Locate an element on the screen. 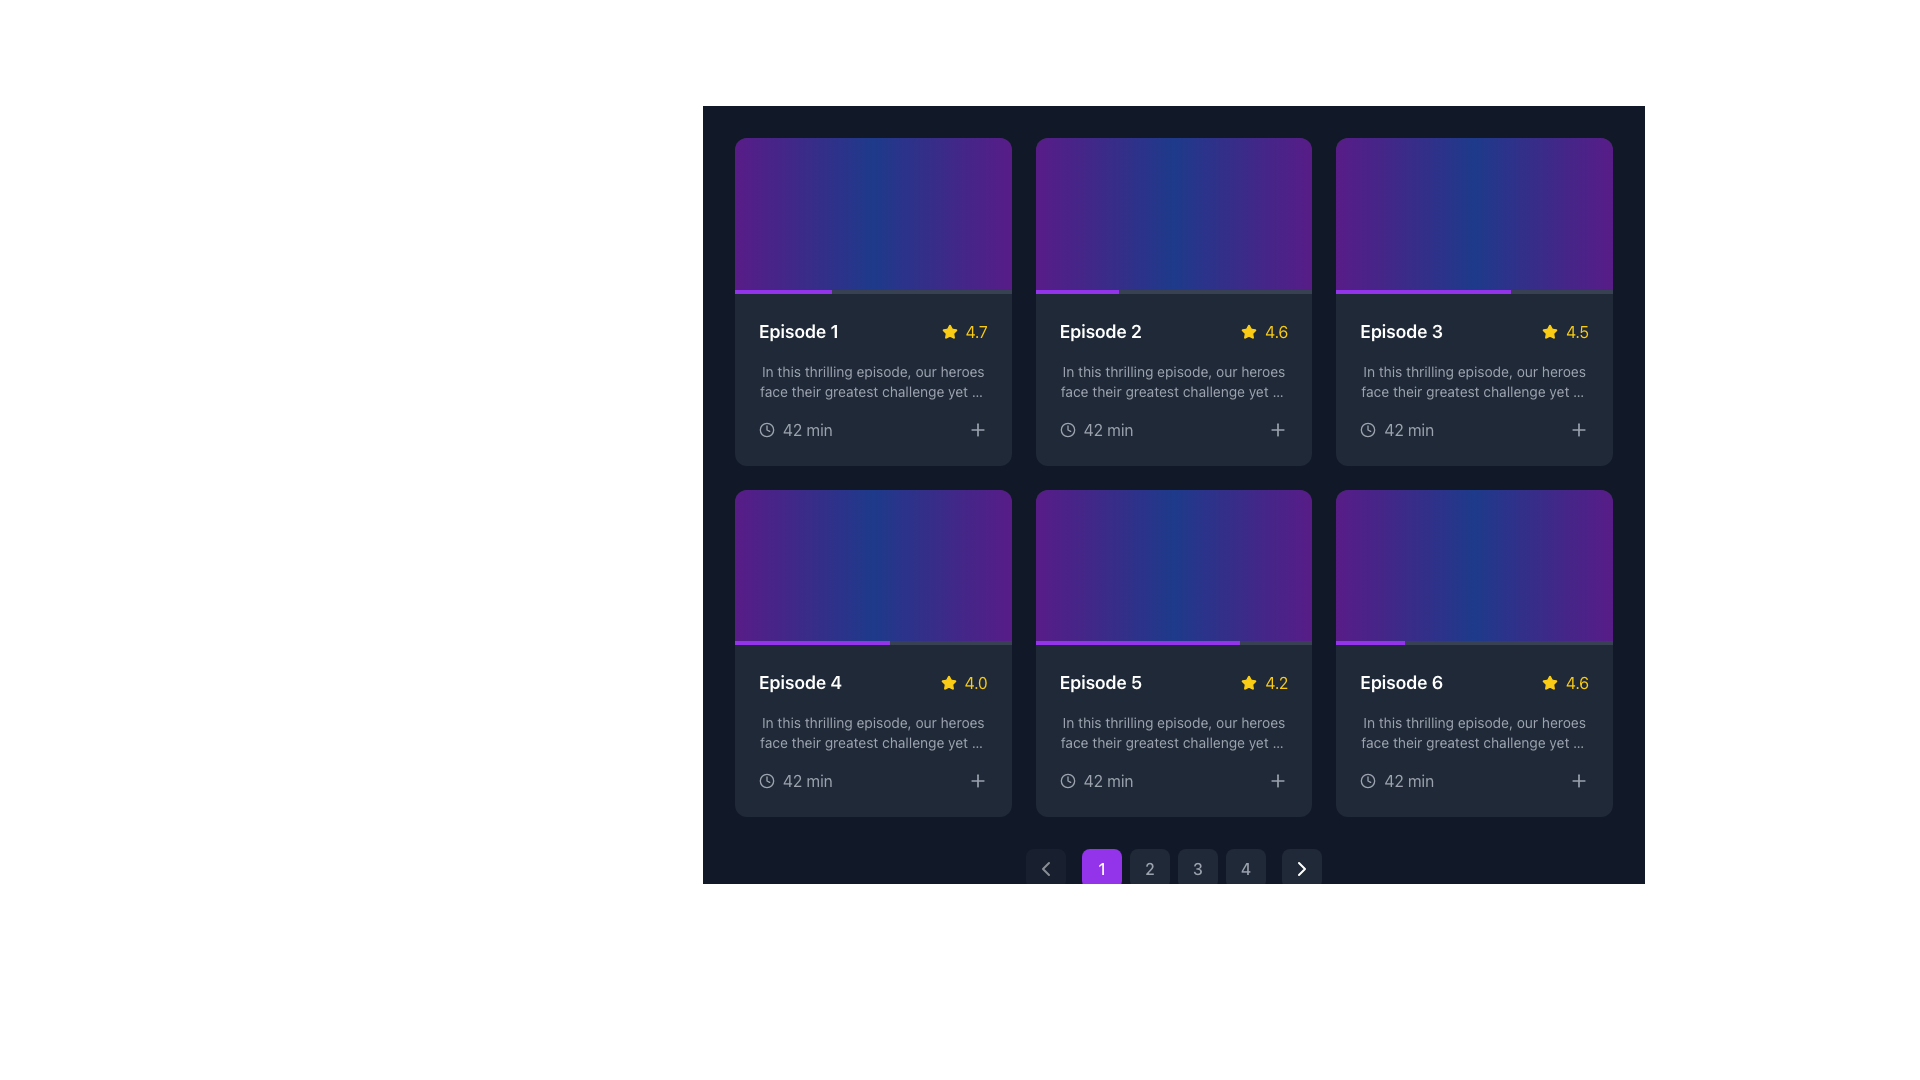 The height and width of the screenshot is (1080, 1920). the progress indication bar located at the bottom of the 'Episode 2' card in the grid layout is located at coordinates (1076, 291).